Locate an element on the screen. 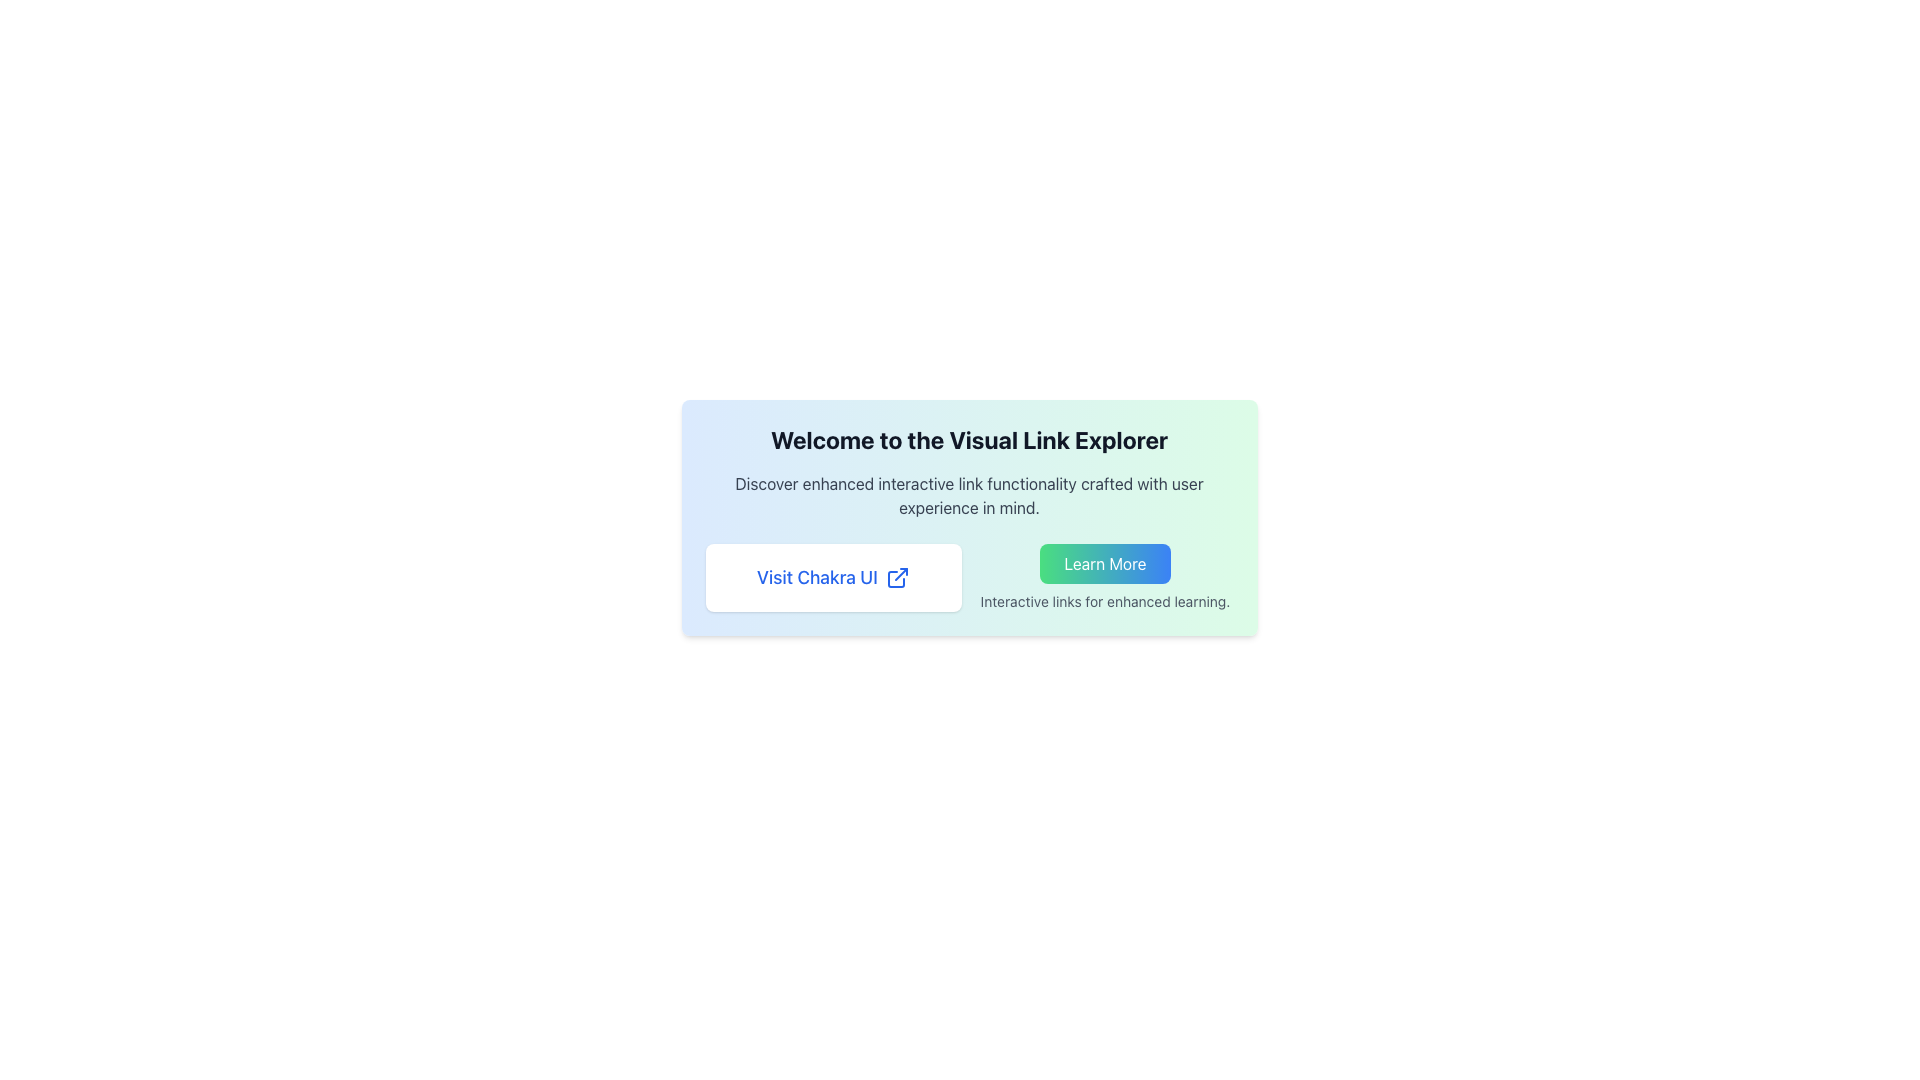 The height and width of the screenshot is (1080, 1920). the static text content element that provides introductory information, located beneath the title 'Welcome to the Visual Link Explorer' is located at coordinates (969, 495).